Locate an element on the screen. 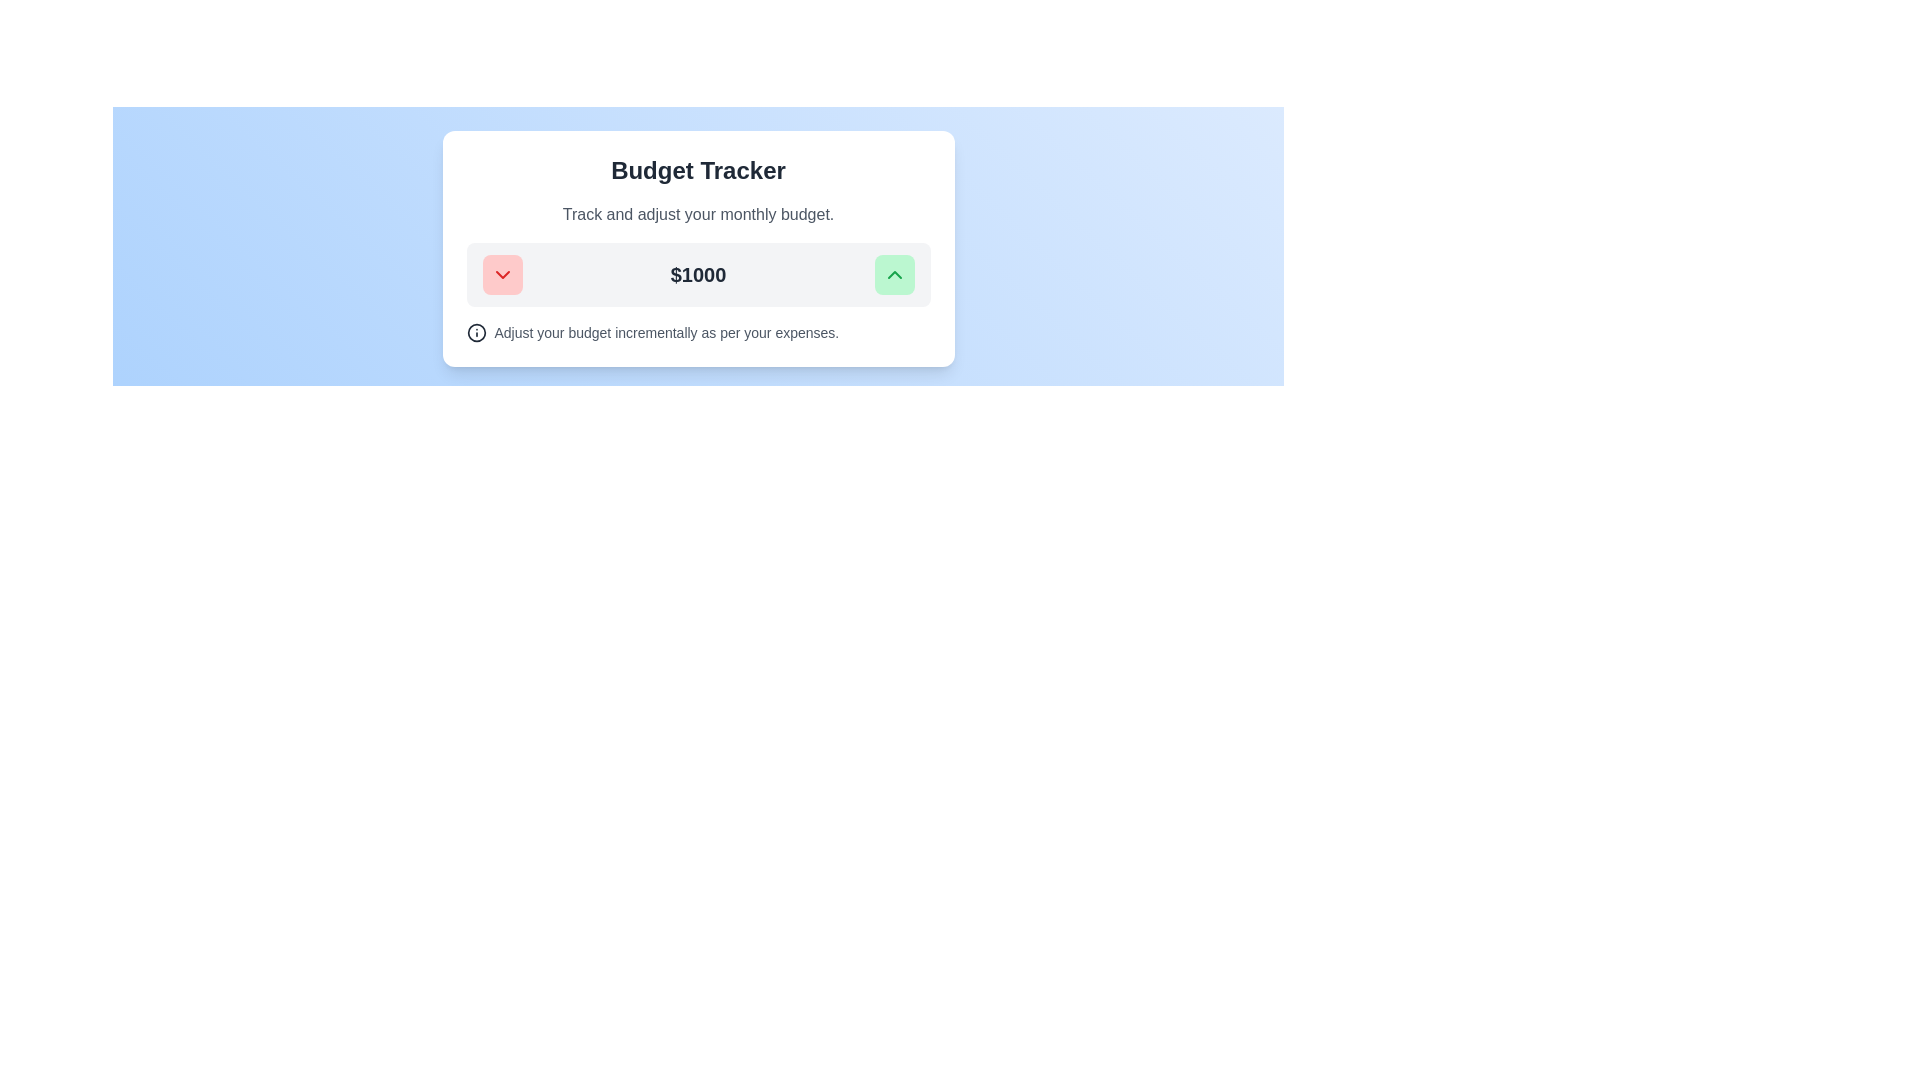 This screenshot has width=1920, height=1080. the budget increase button located at the far right of the '$1000' budget adjustment row is located at coordinates (893, 274).